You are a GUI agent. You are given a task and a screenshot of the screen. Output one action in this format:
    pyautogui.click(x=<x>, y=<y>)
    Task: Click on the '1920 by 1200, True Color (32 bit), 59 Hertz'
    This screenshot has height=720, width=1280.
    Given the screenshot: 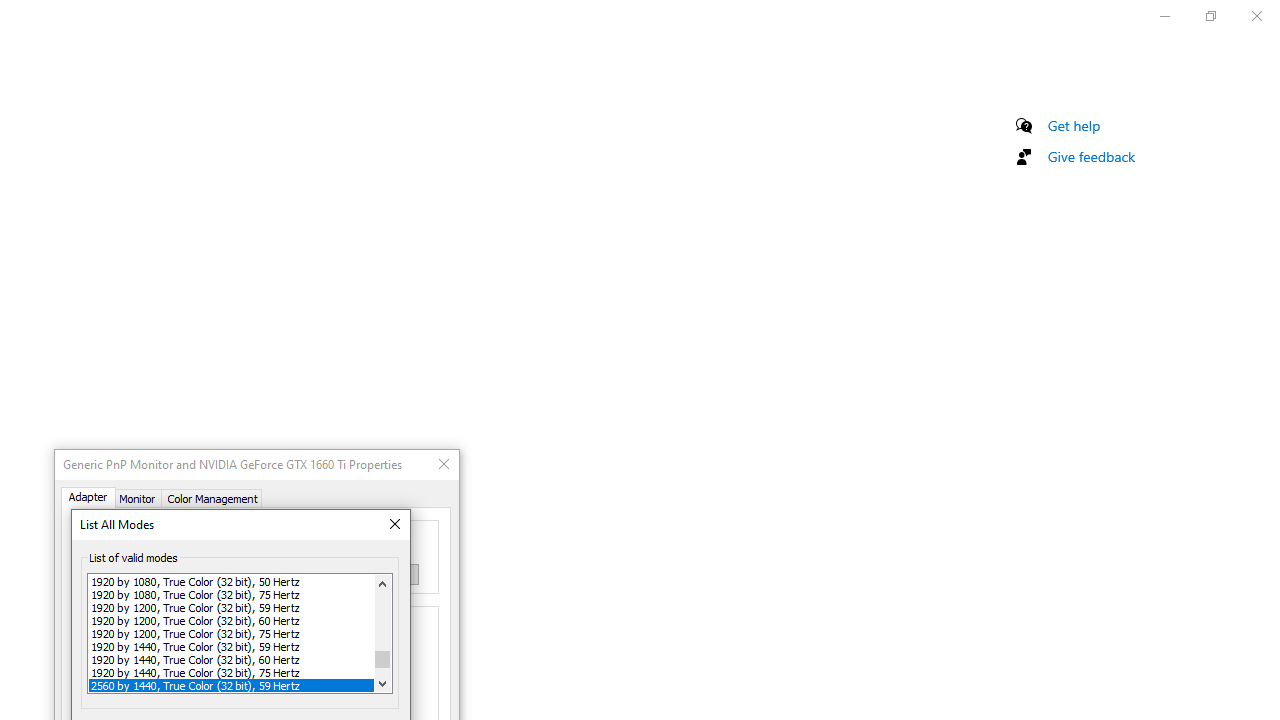 What is the action you would take?
    pyautogui.click(x=231, y=606)
    